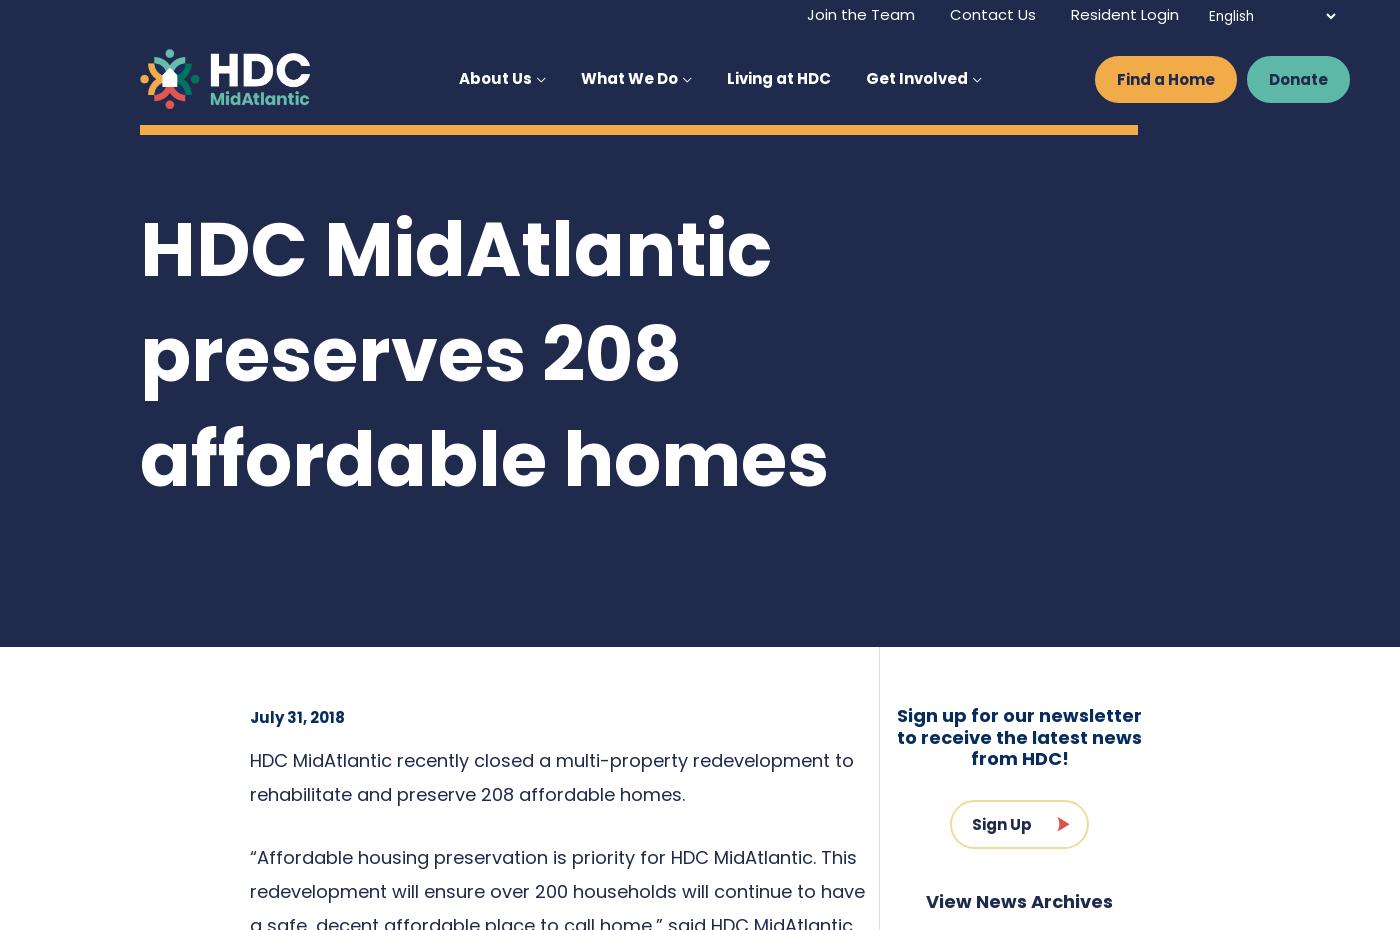 The image size is (1400, 930). Describe the element at coordinates (297, 717) in the screenshot. I see `'July 31, 2018'` at that location.